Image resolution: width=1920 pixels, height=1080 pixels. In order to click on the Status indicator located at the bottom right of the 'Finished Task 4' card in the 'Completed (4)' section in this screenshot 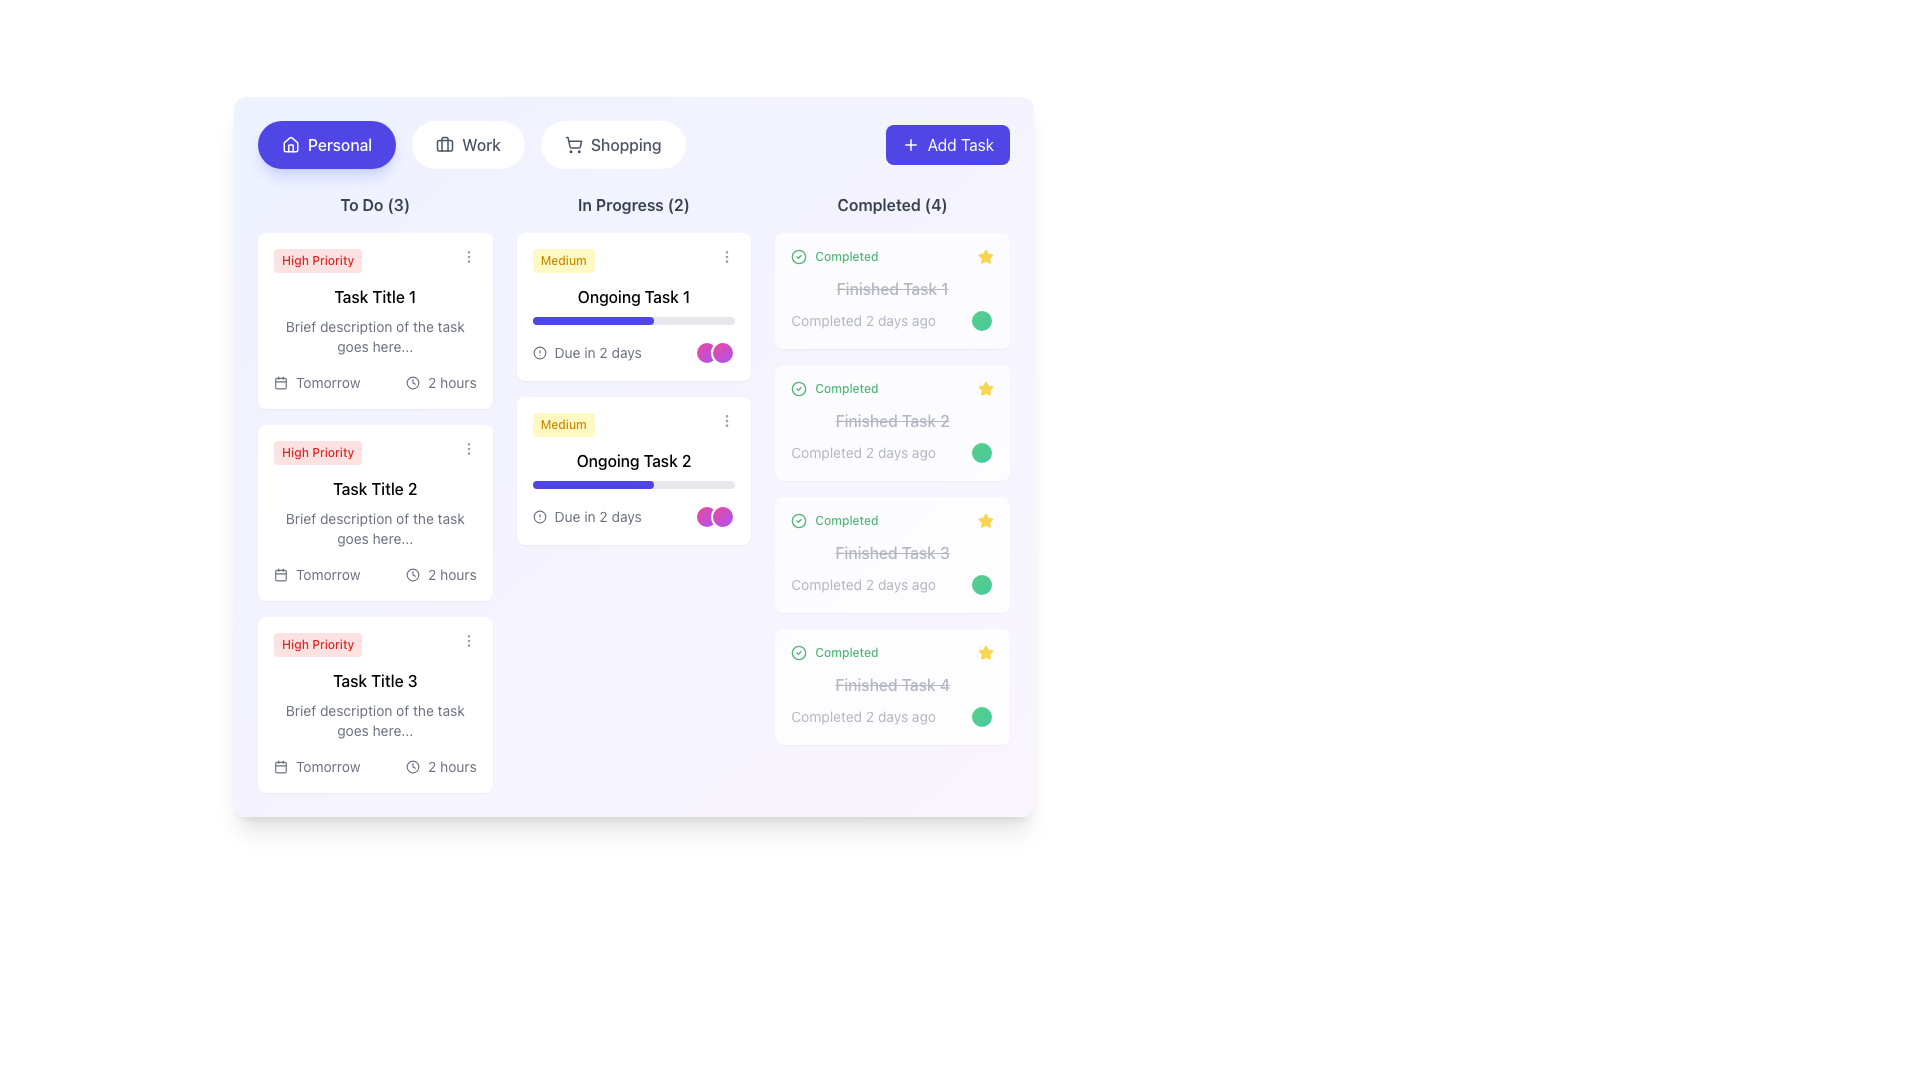, I will do `click(982, 716)`.